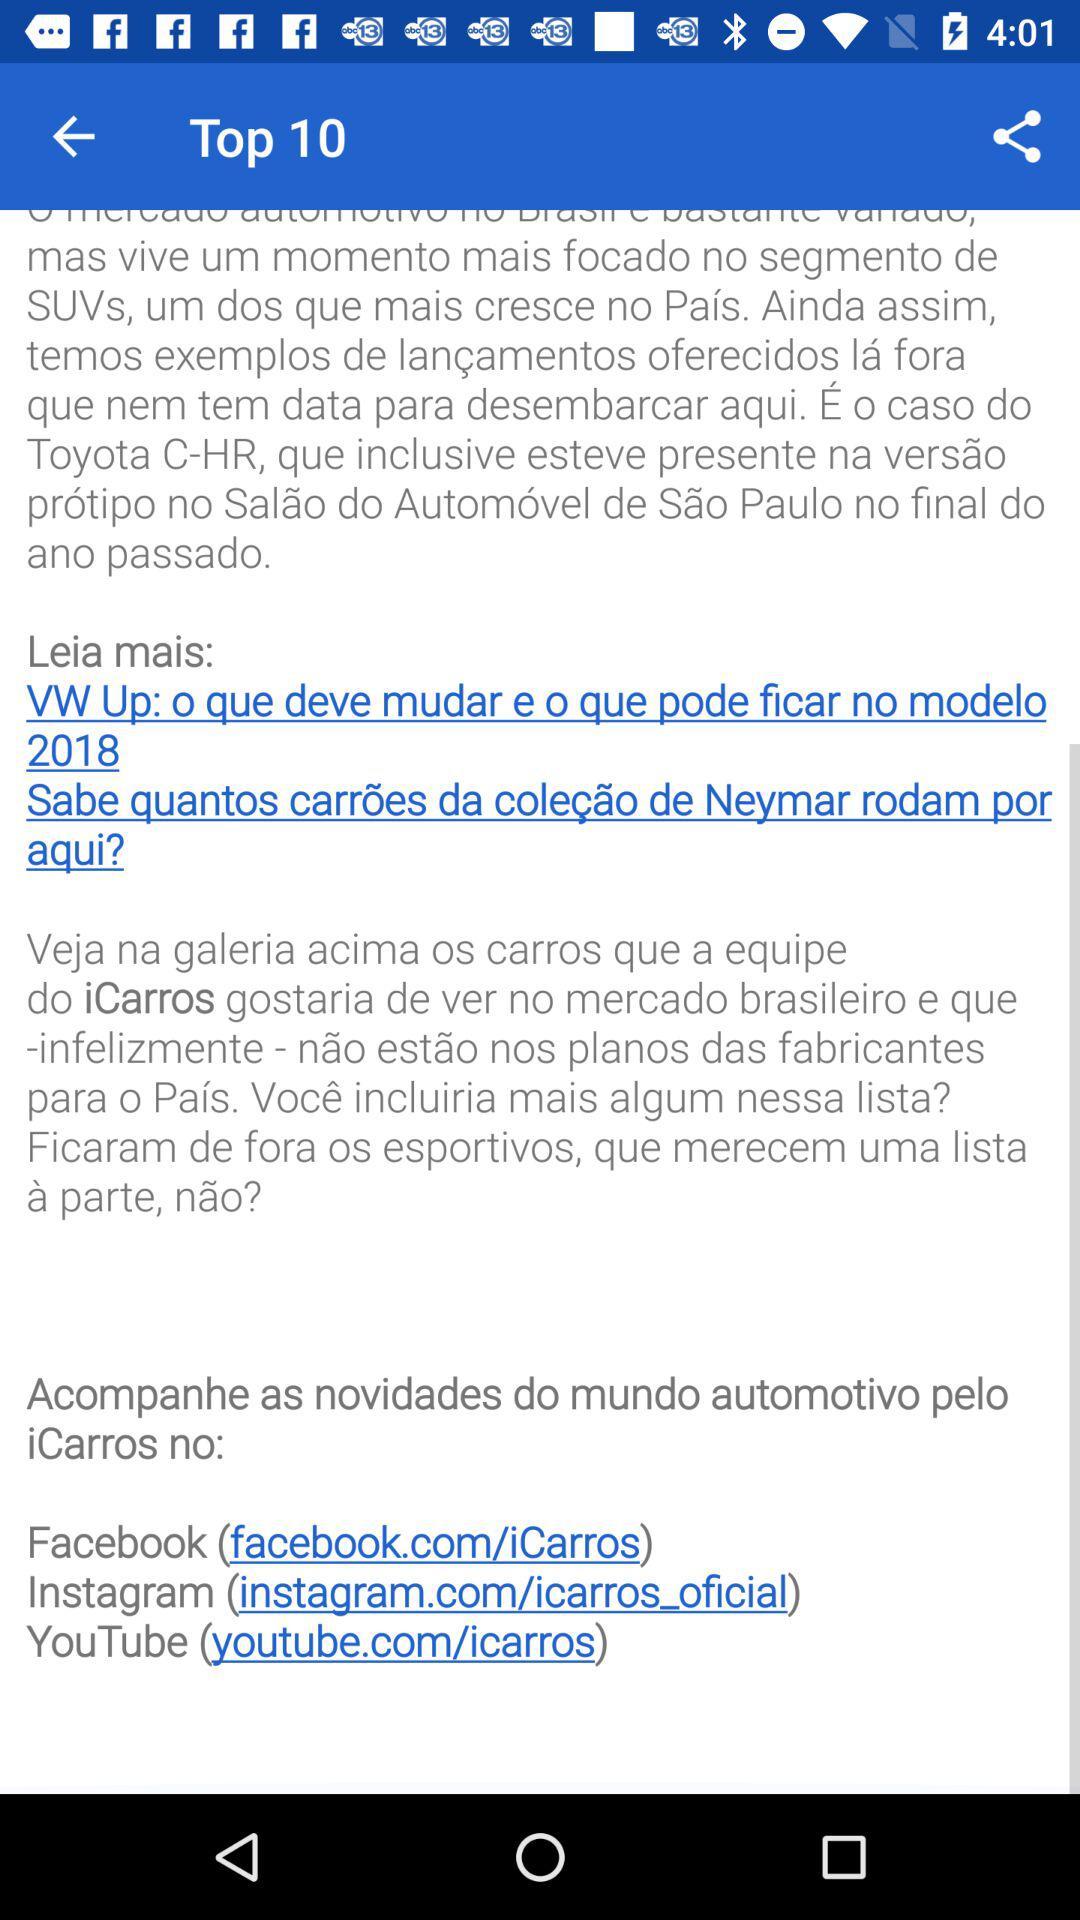 The image size is (1080, 1920). I want to click on item above the o mercado automotivo, so click(72, 135).